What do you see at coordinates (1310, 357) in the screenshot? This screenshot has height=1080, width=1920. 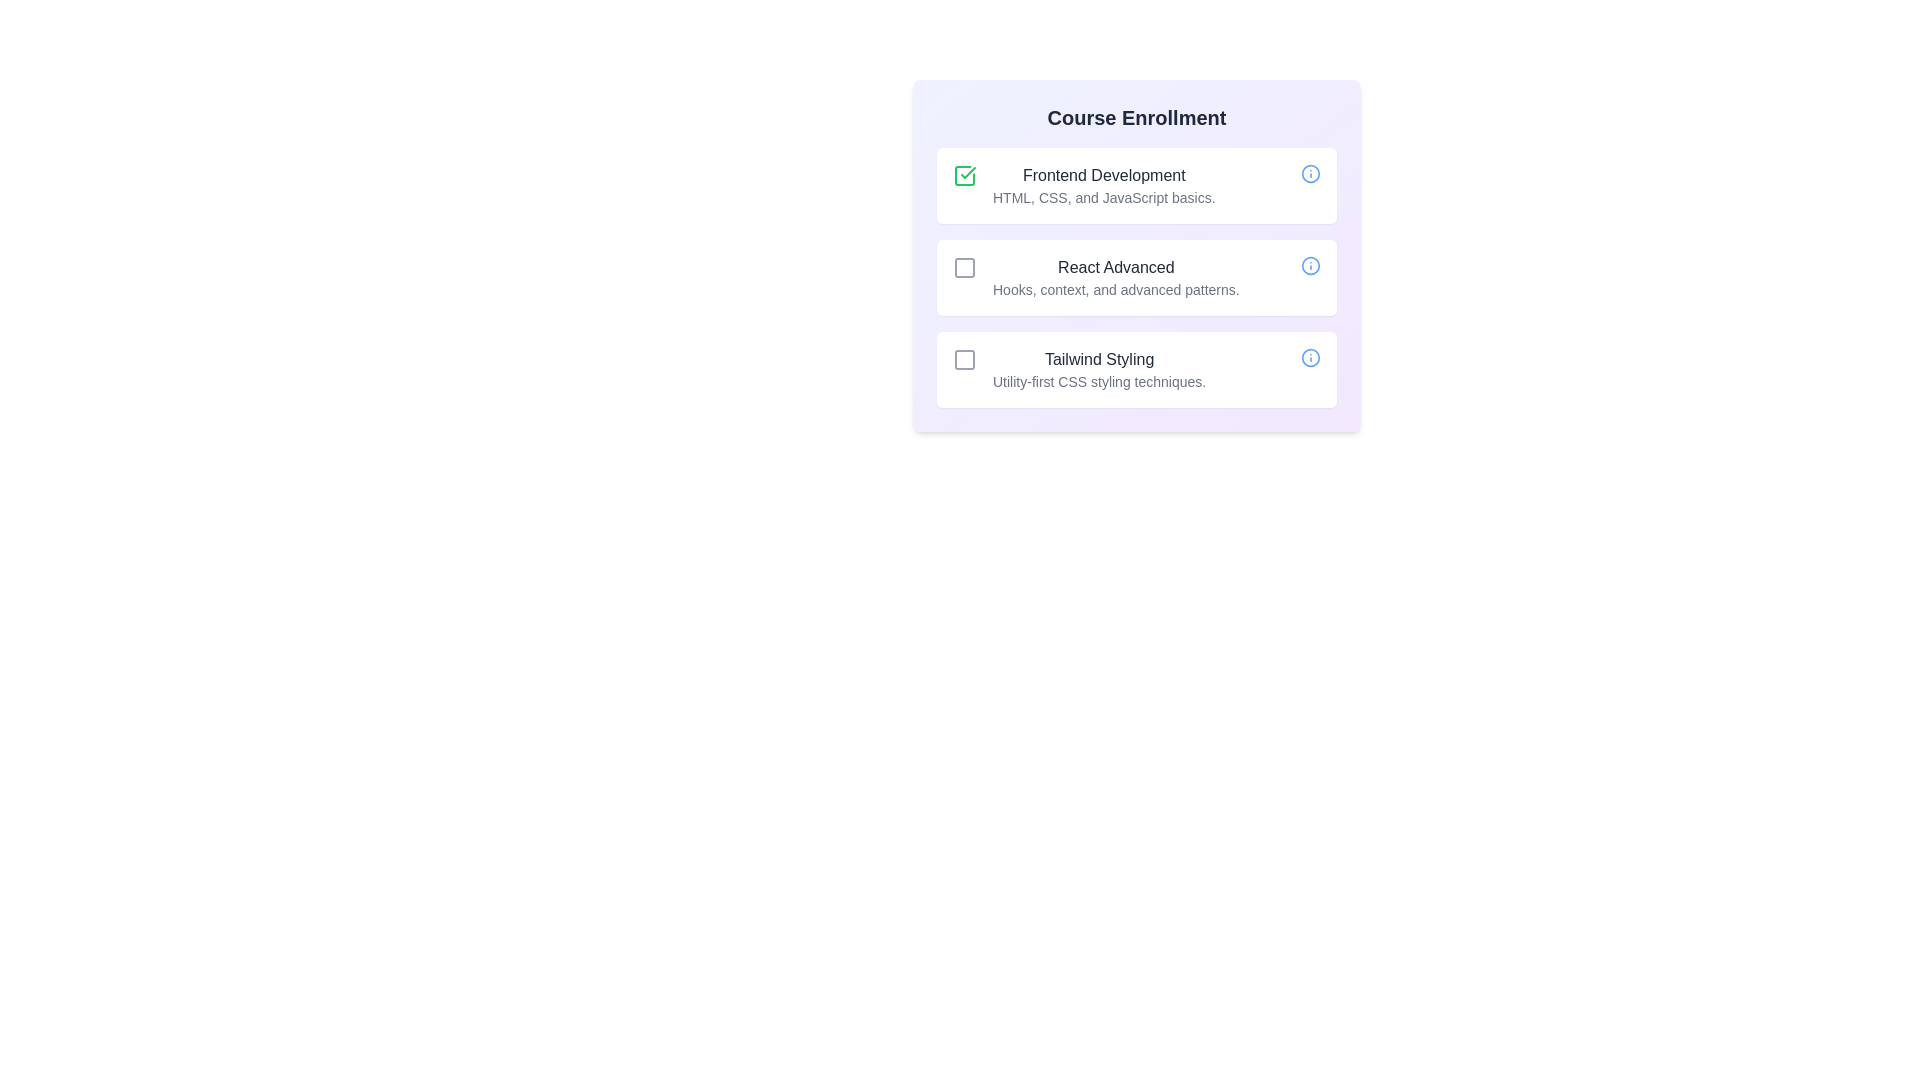 I see `the blue and white circular information icon located at the far right of the 'Tailwind Styling' course item` at bounding box center [1310, 357].